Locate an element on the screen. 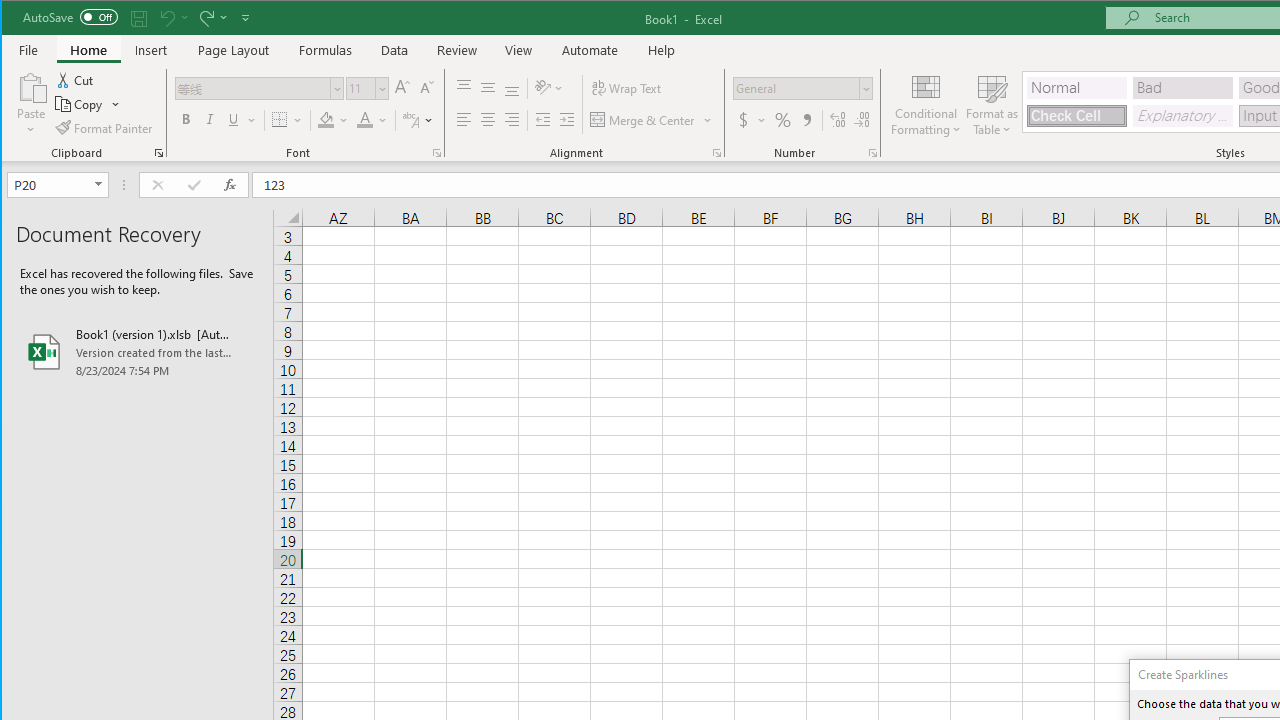 The height and width of the screenshot is (720, 1280). 'Decrease Indent' is located at coordinates (543, 120).